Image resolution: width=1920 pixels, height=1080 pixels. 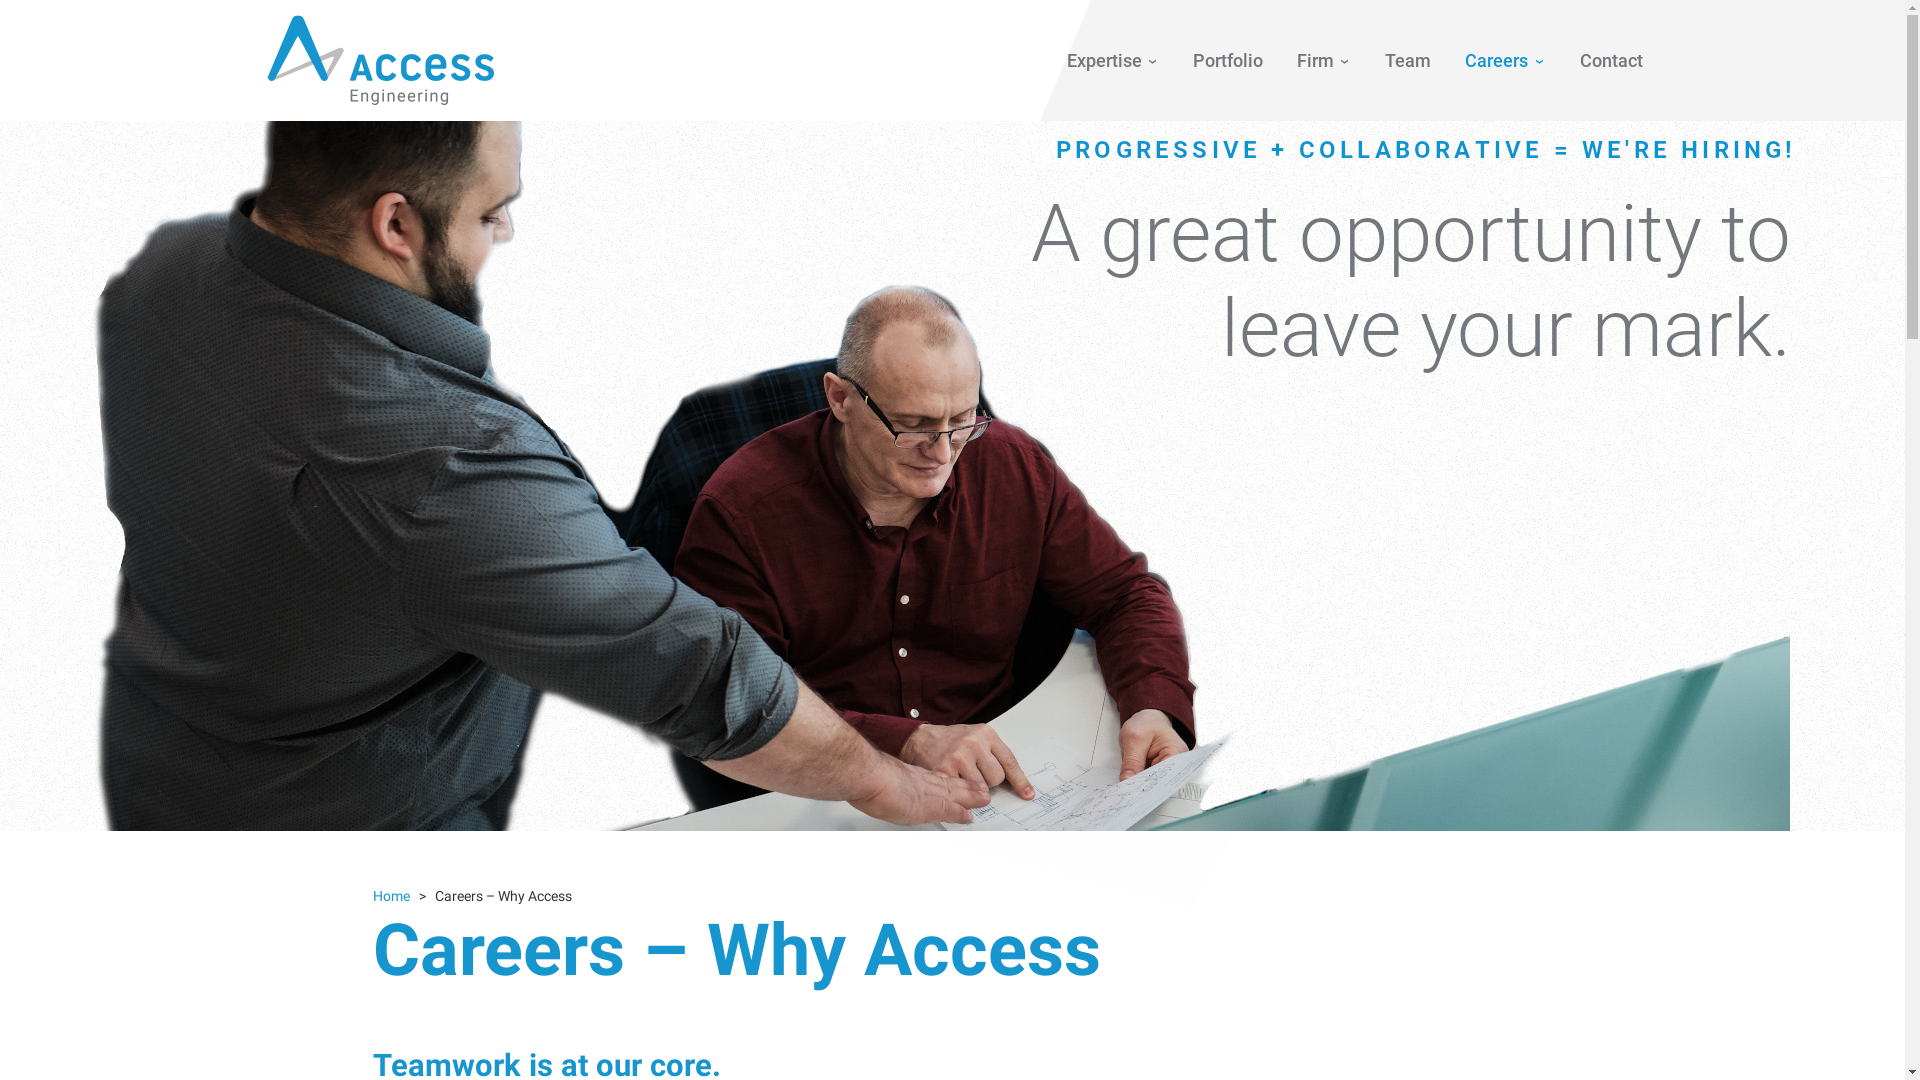 What do you see at coordinates (1611, 59) in the screenshot?
I see `'Contact'` at bounding box center [1611, 59].